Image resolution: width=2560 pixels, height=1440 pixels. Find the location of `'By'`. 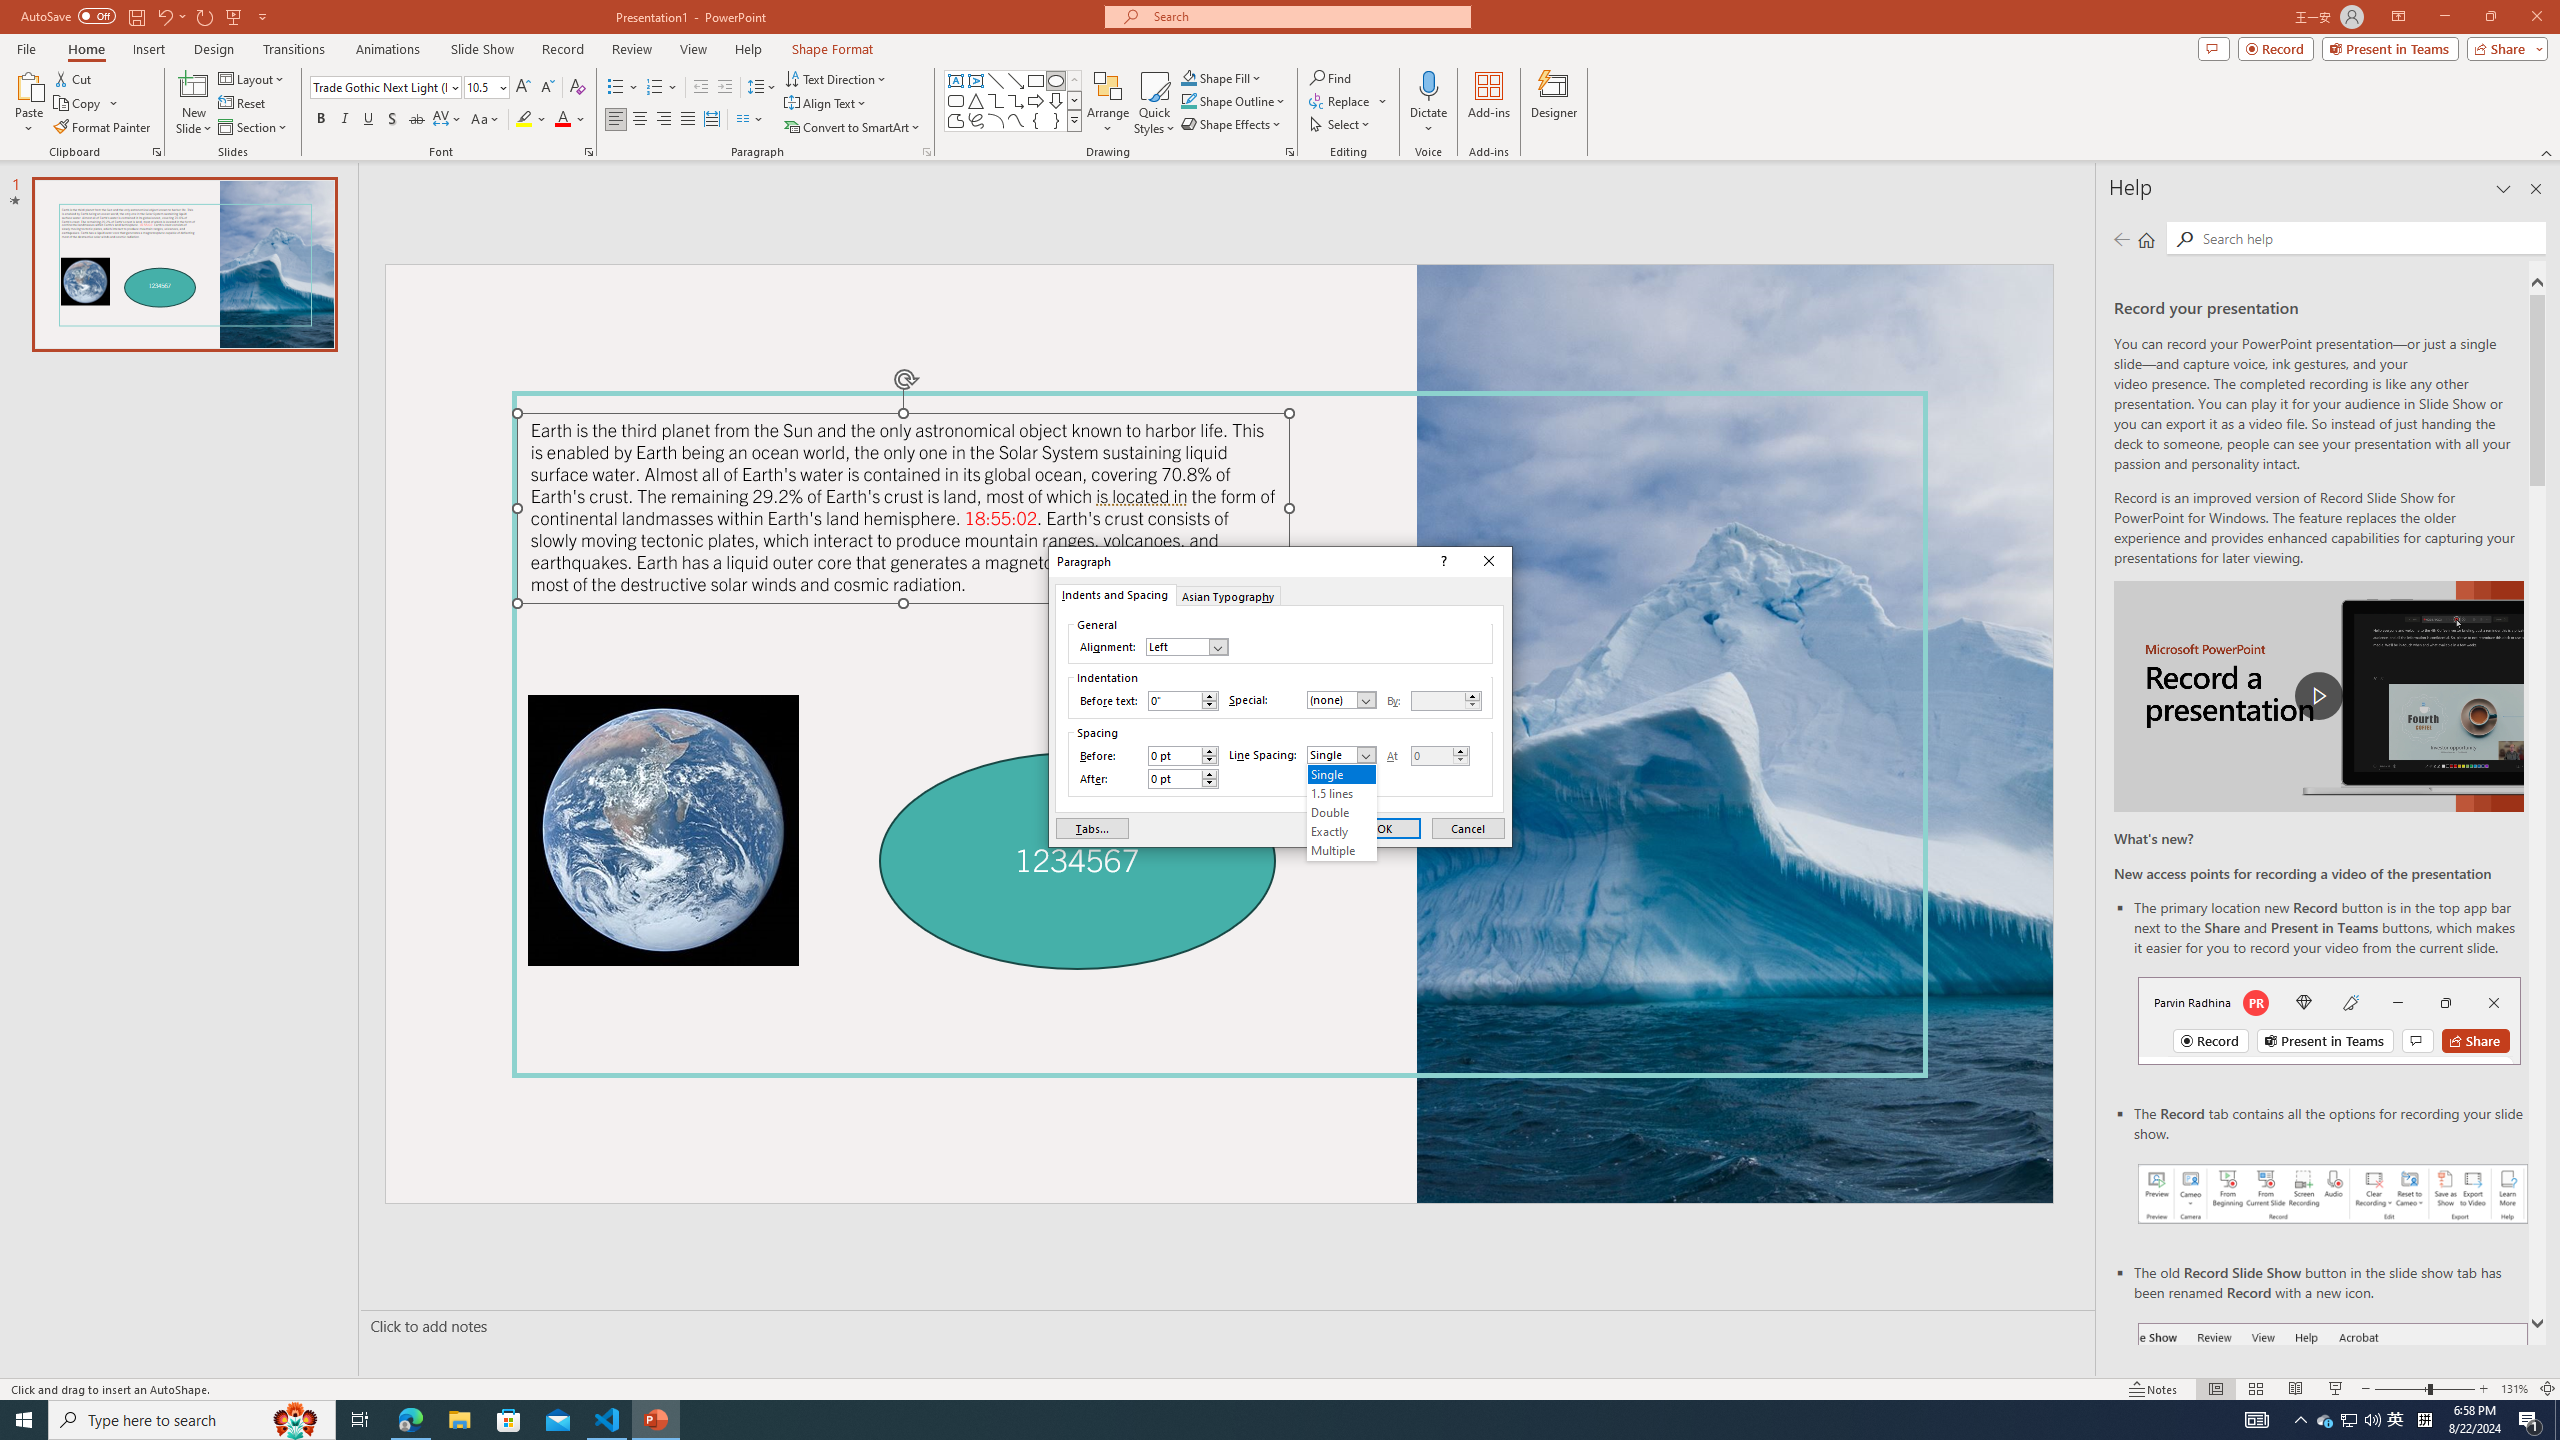

'By' is located at coordinates (1446, 700).